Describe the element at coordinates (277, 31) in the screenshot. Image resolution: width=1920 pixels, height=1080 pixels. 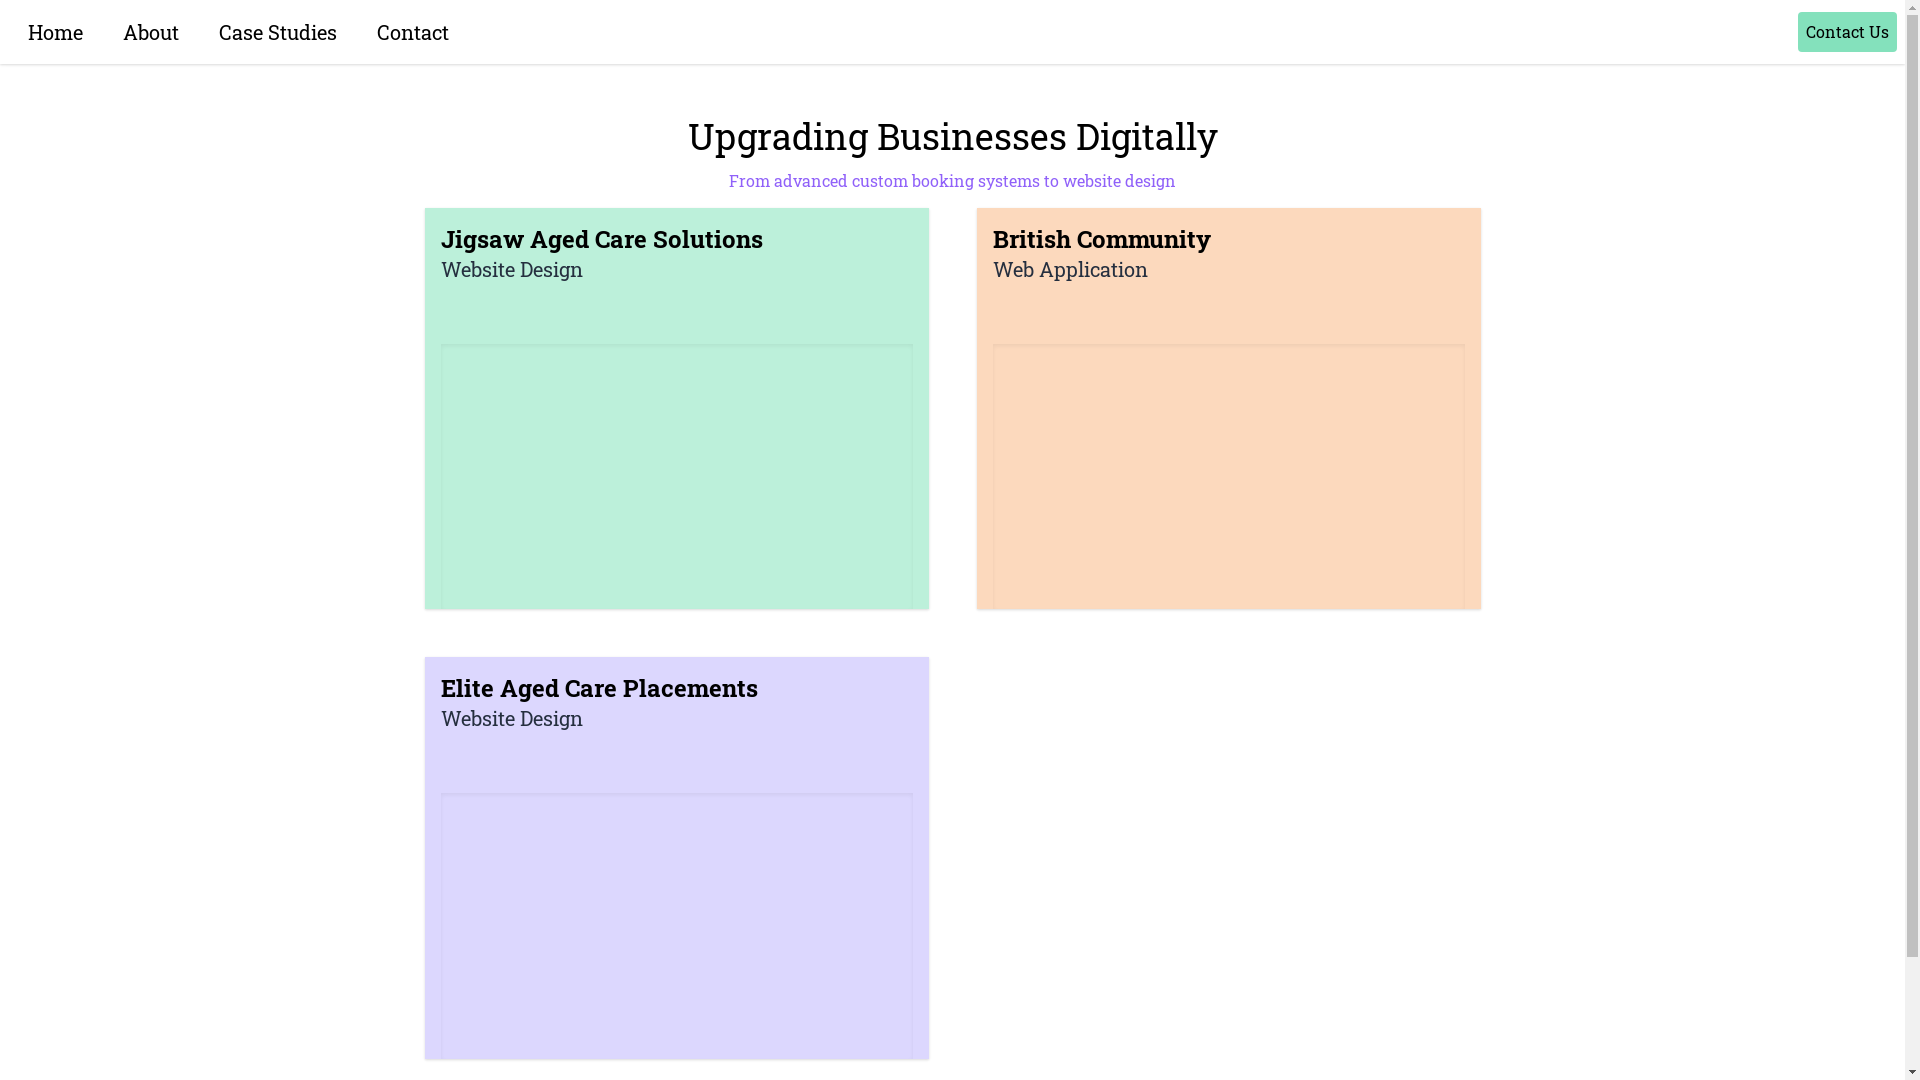
I see `'Case Studies'` at that location.